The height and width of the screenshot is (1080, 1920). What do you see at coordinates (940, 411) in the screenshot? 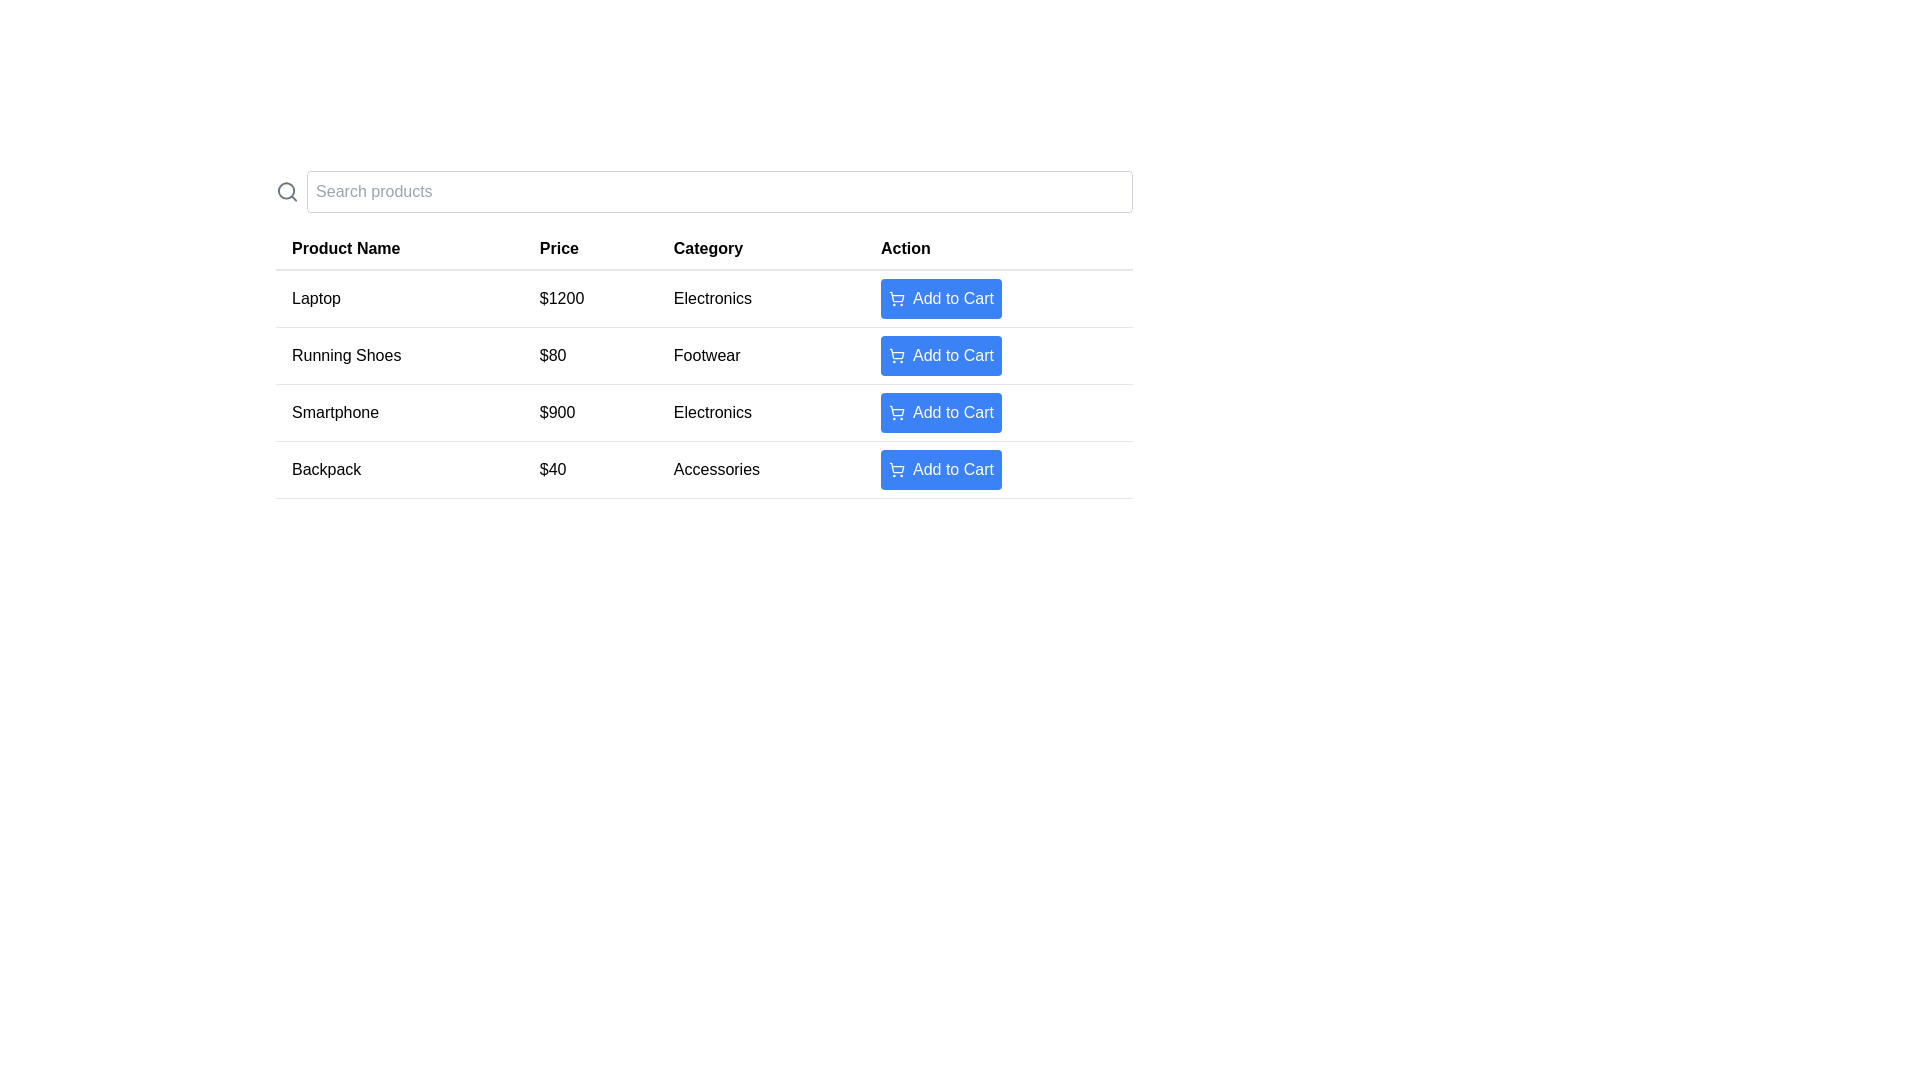
I see `the Interactive Button for adding 'Smartphone' to the shopping cart, located in the third row of the 'Action' column` at bounding box center [940, 411].